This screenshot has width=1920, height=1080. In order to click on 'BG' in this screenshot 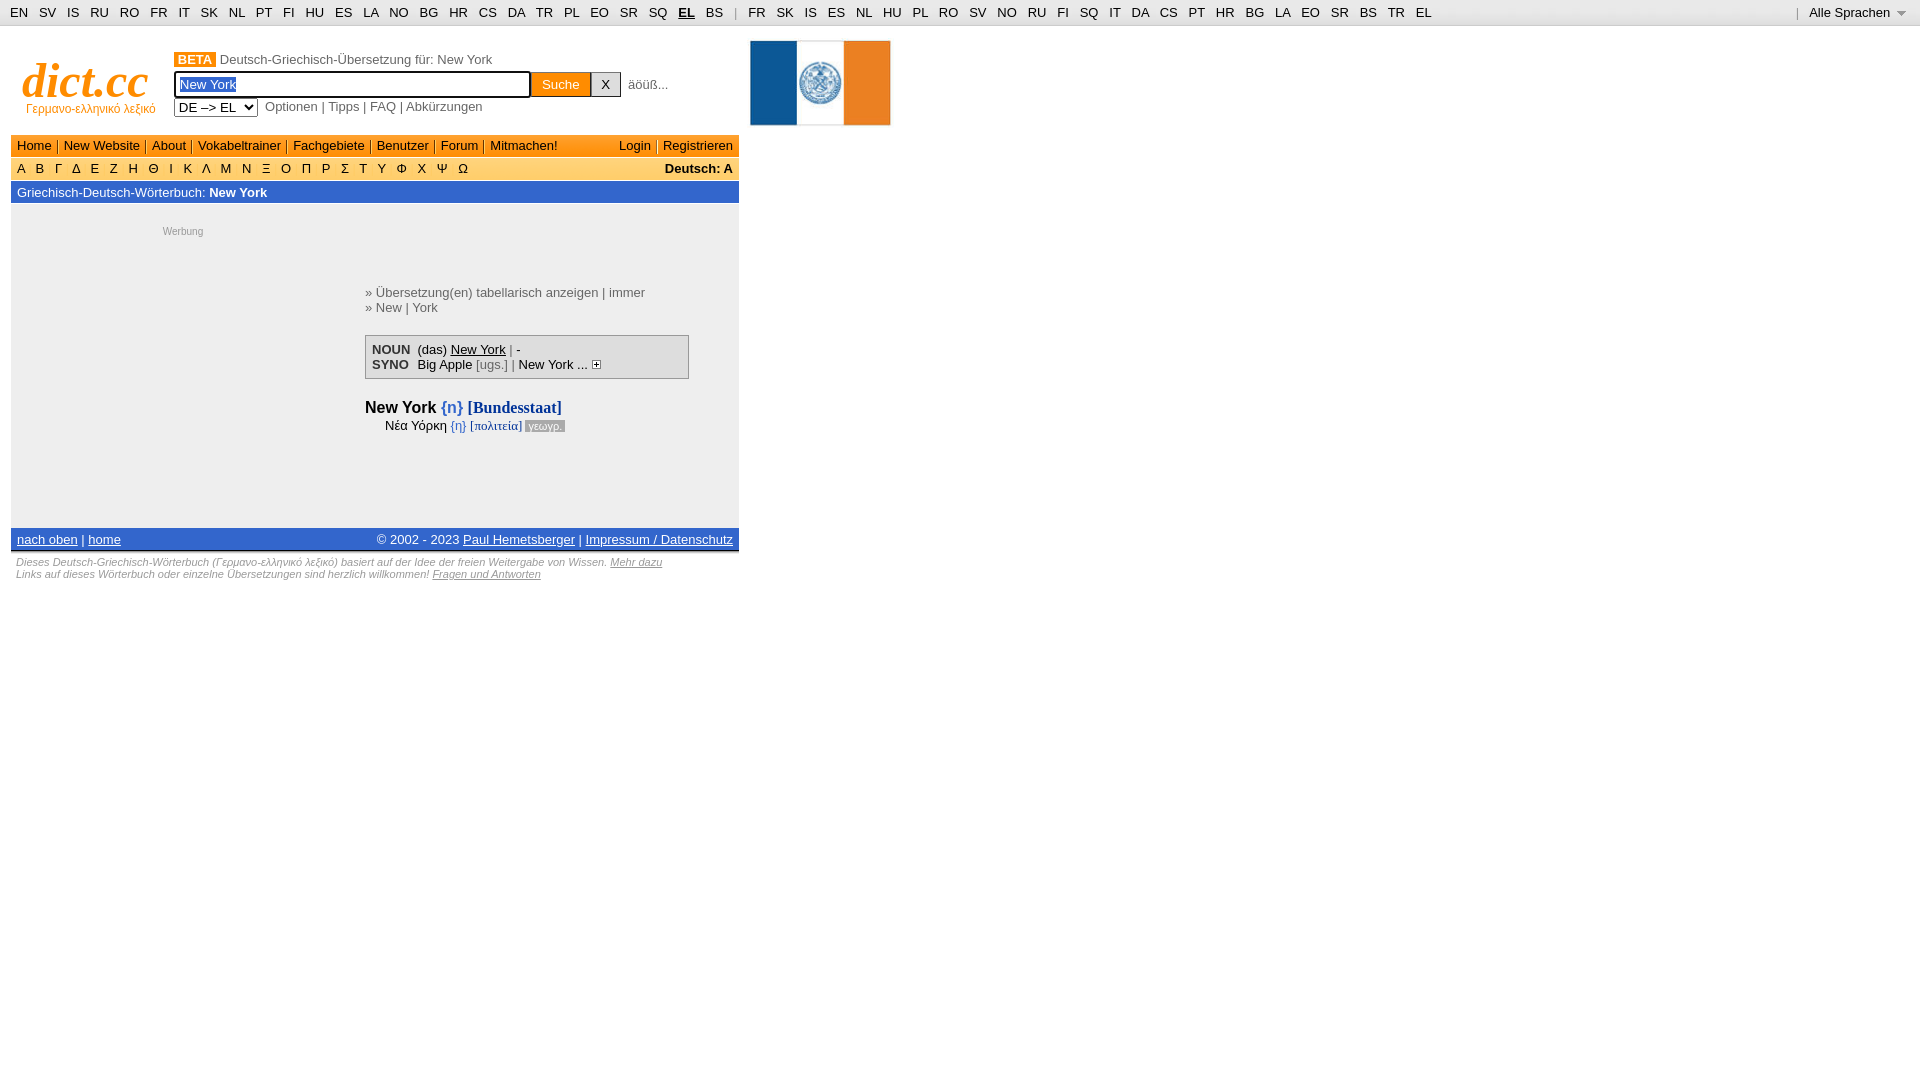, I will do `click(419, 12)`.